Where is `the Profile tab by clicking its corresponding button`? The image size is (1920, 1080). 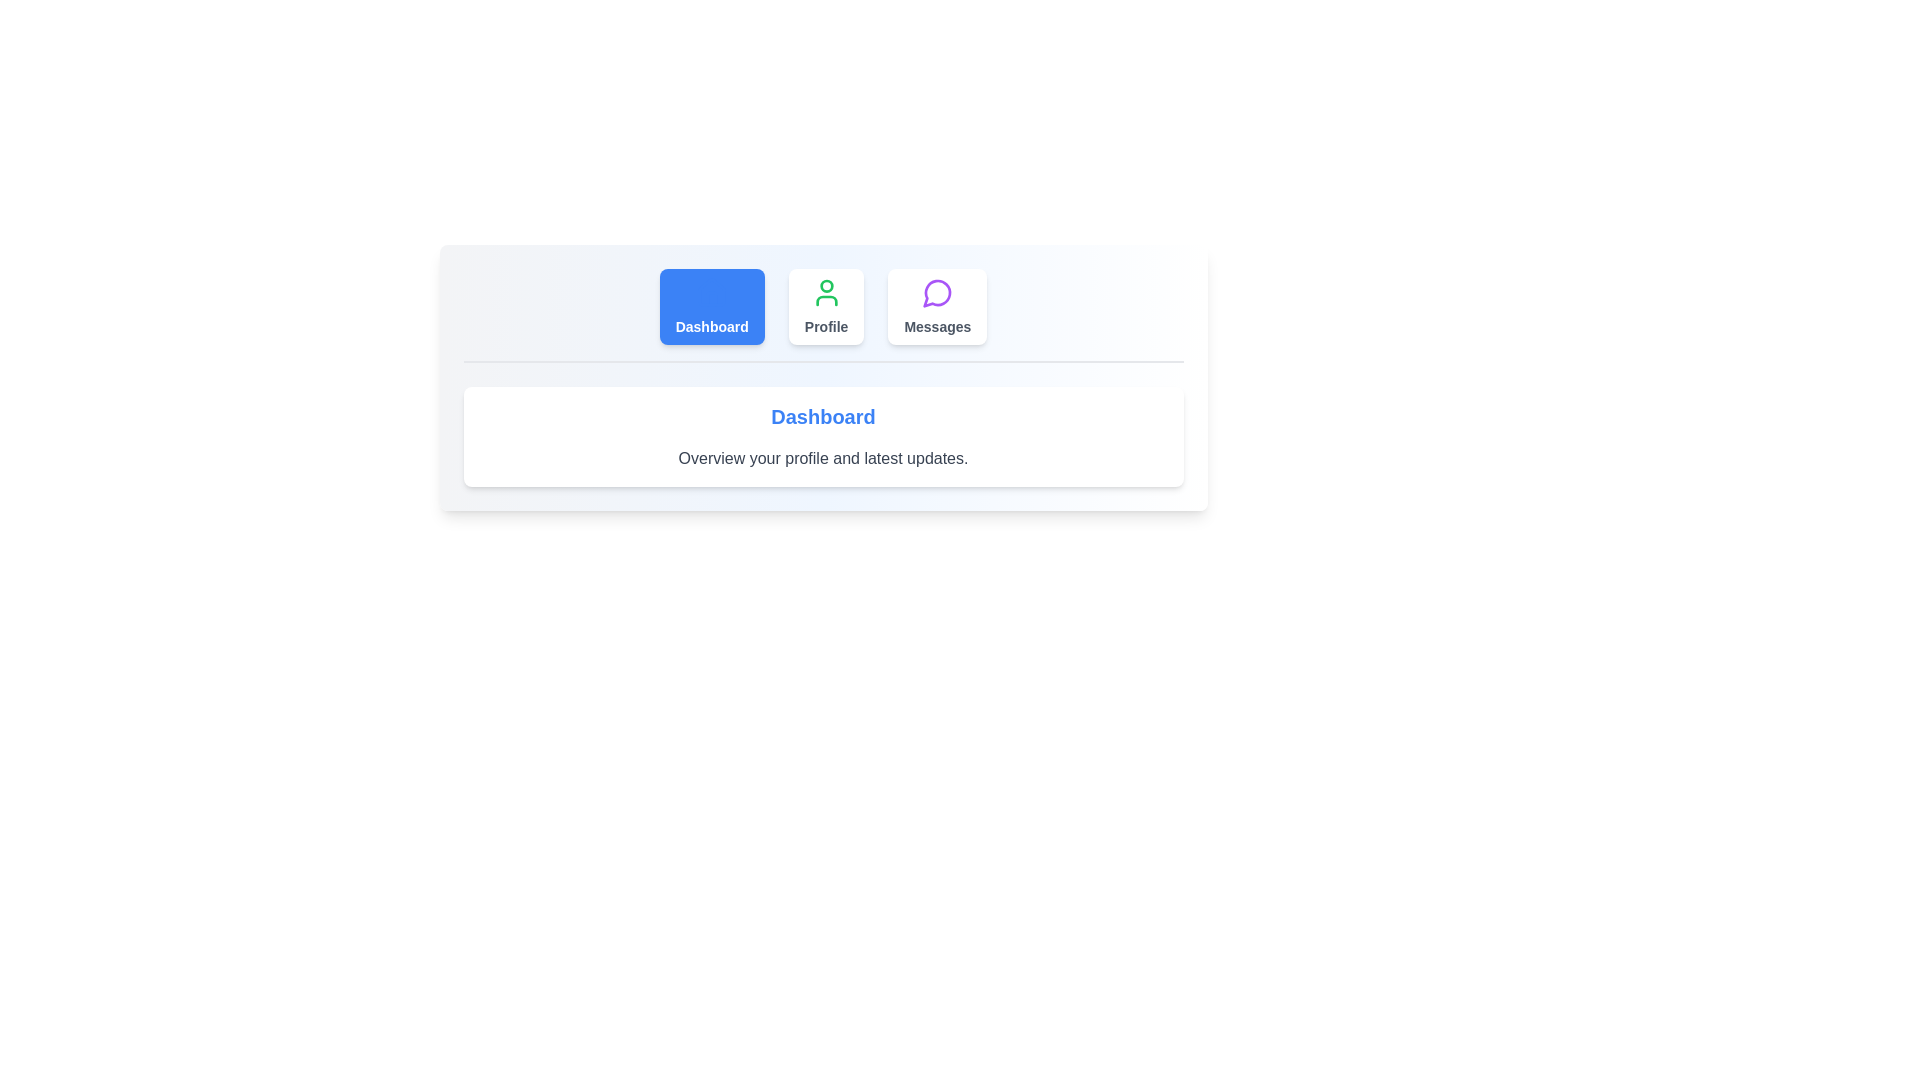 the Profile tab by clicking its corresponding button is located at coordinates (826, 307).